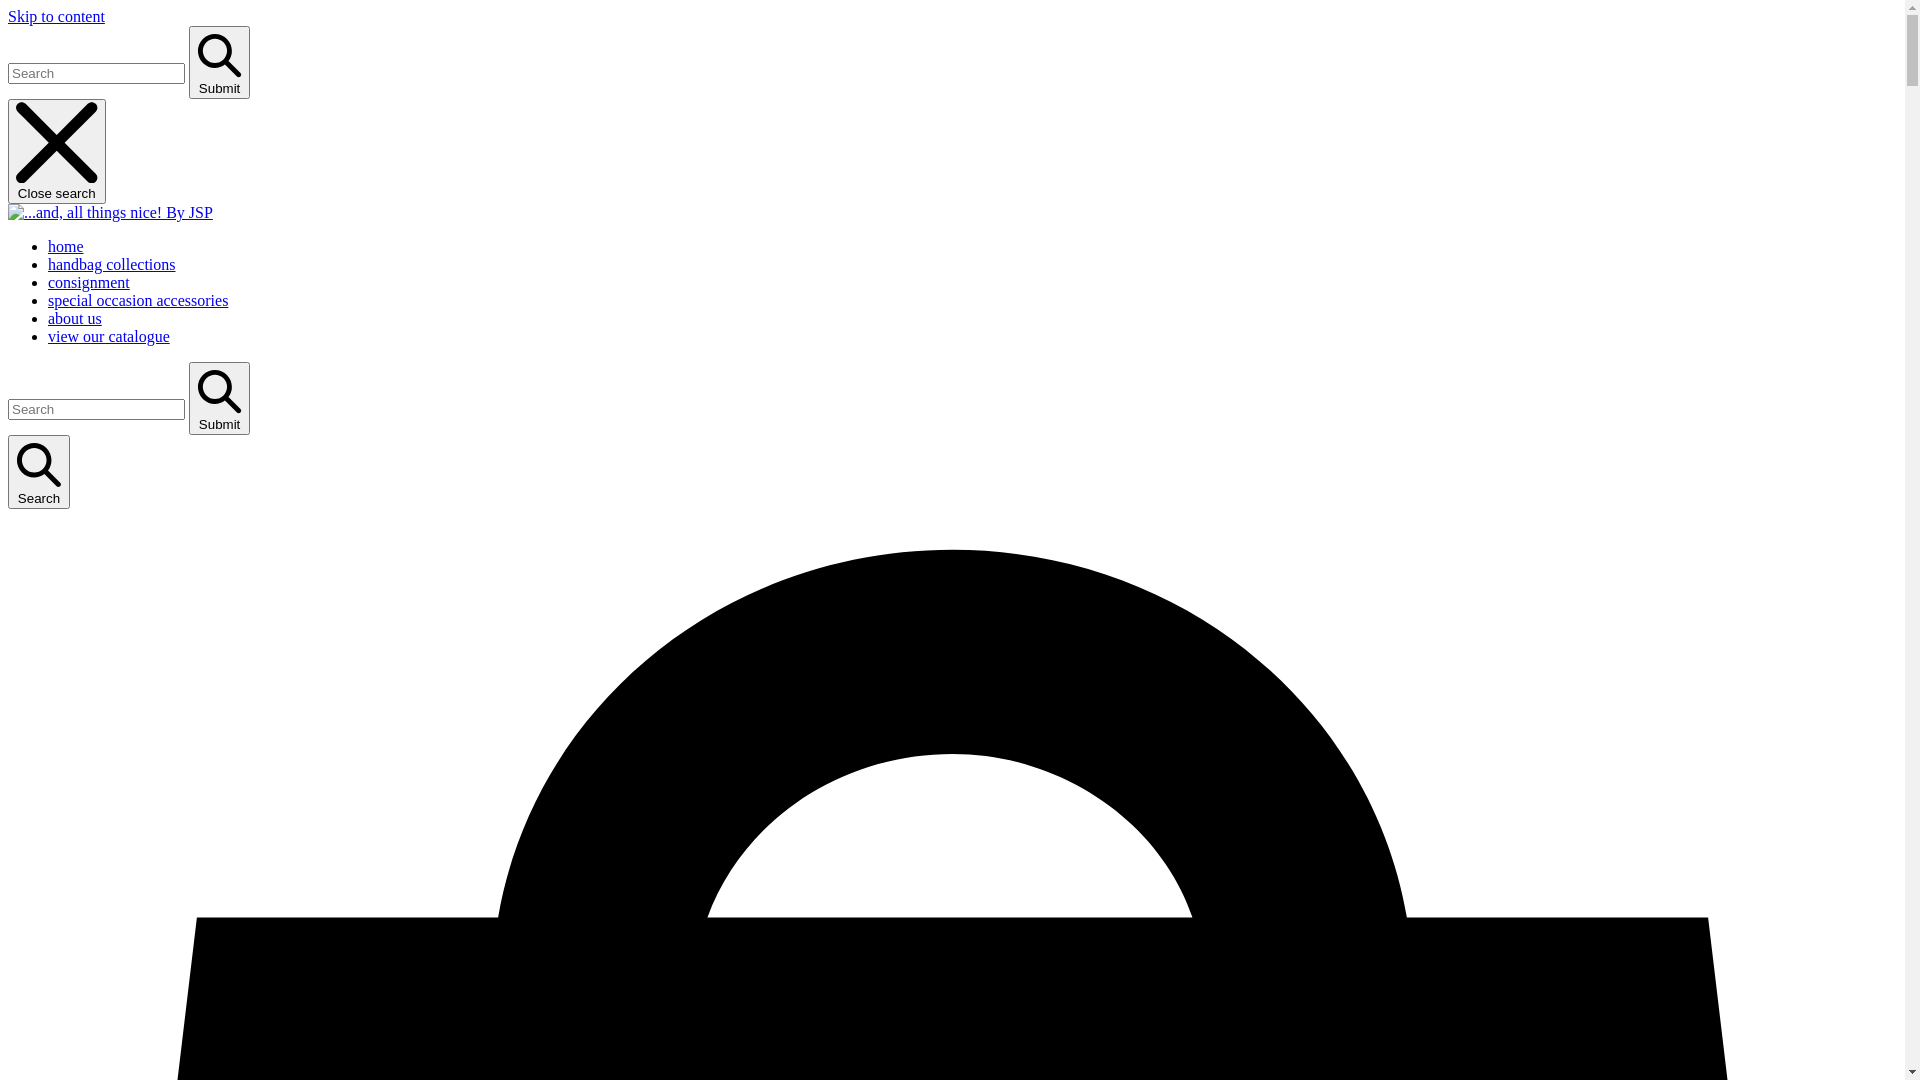 The width and height of the screenshot is (1920, 1080). Describe the element at coordinates (56, 16) in the screenshot. I see `'Skip to content'` at that location.